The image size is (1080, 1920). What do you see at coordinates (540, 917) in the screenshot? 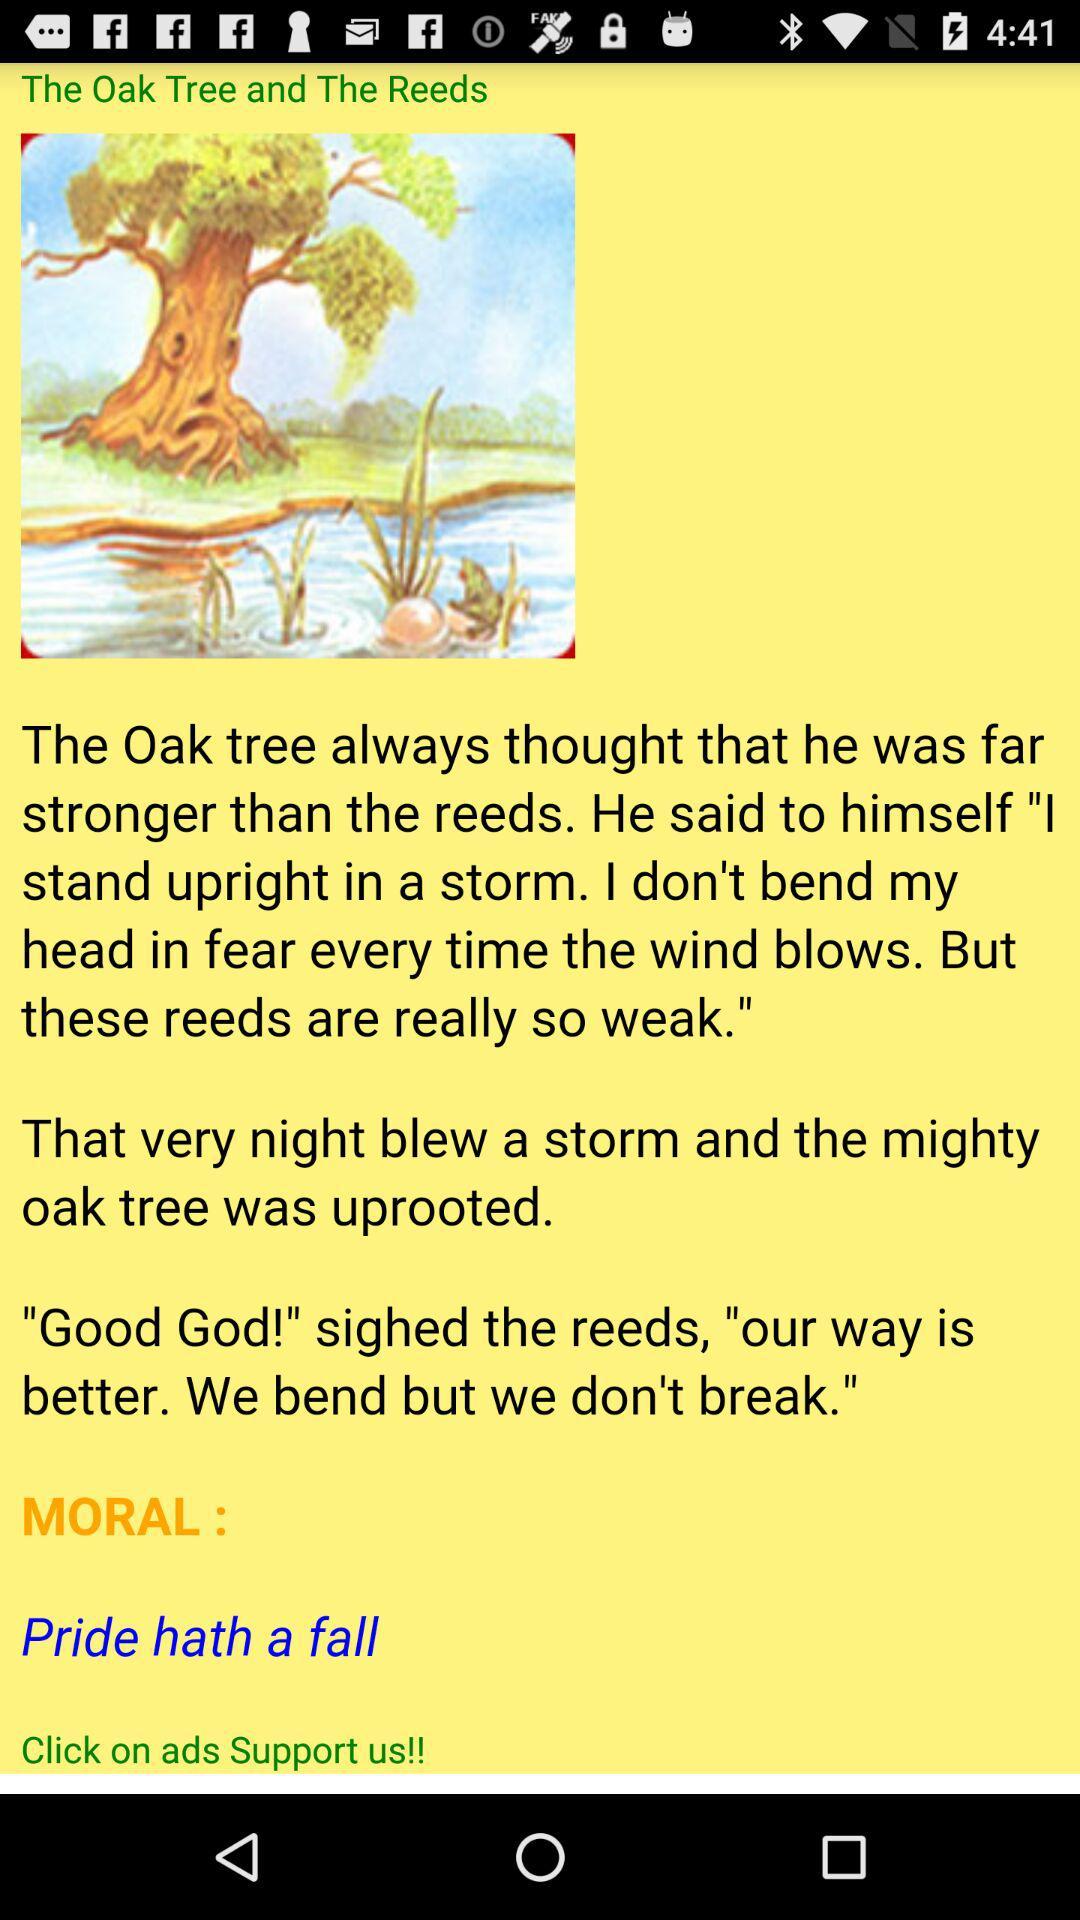
I see `the entire article` at bounding box center [540, 917].